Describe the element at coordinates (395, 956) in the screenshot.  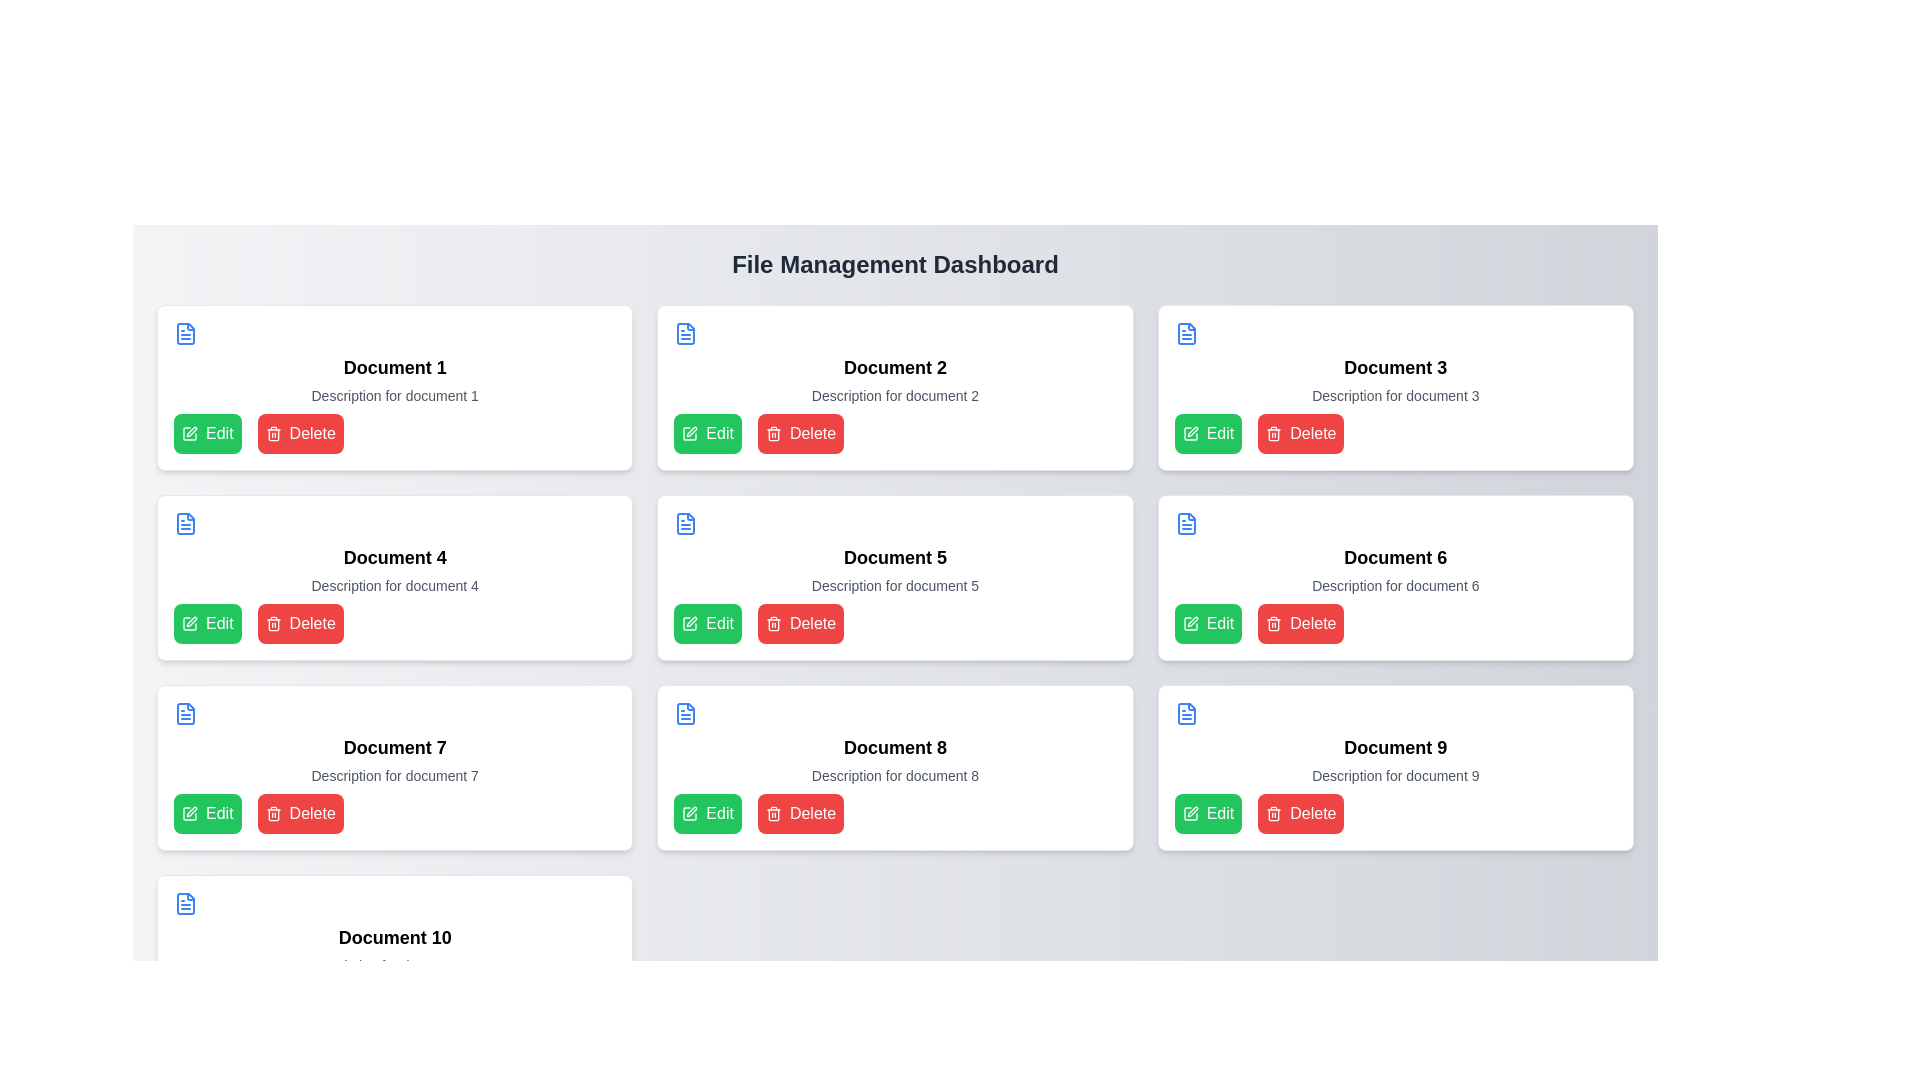
I see `the 'Edit' button on the 'Document 10' card, which is a rectangular card with a white background and rounded corners, located at the bottom-left corner of the grid layout` at that location.